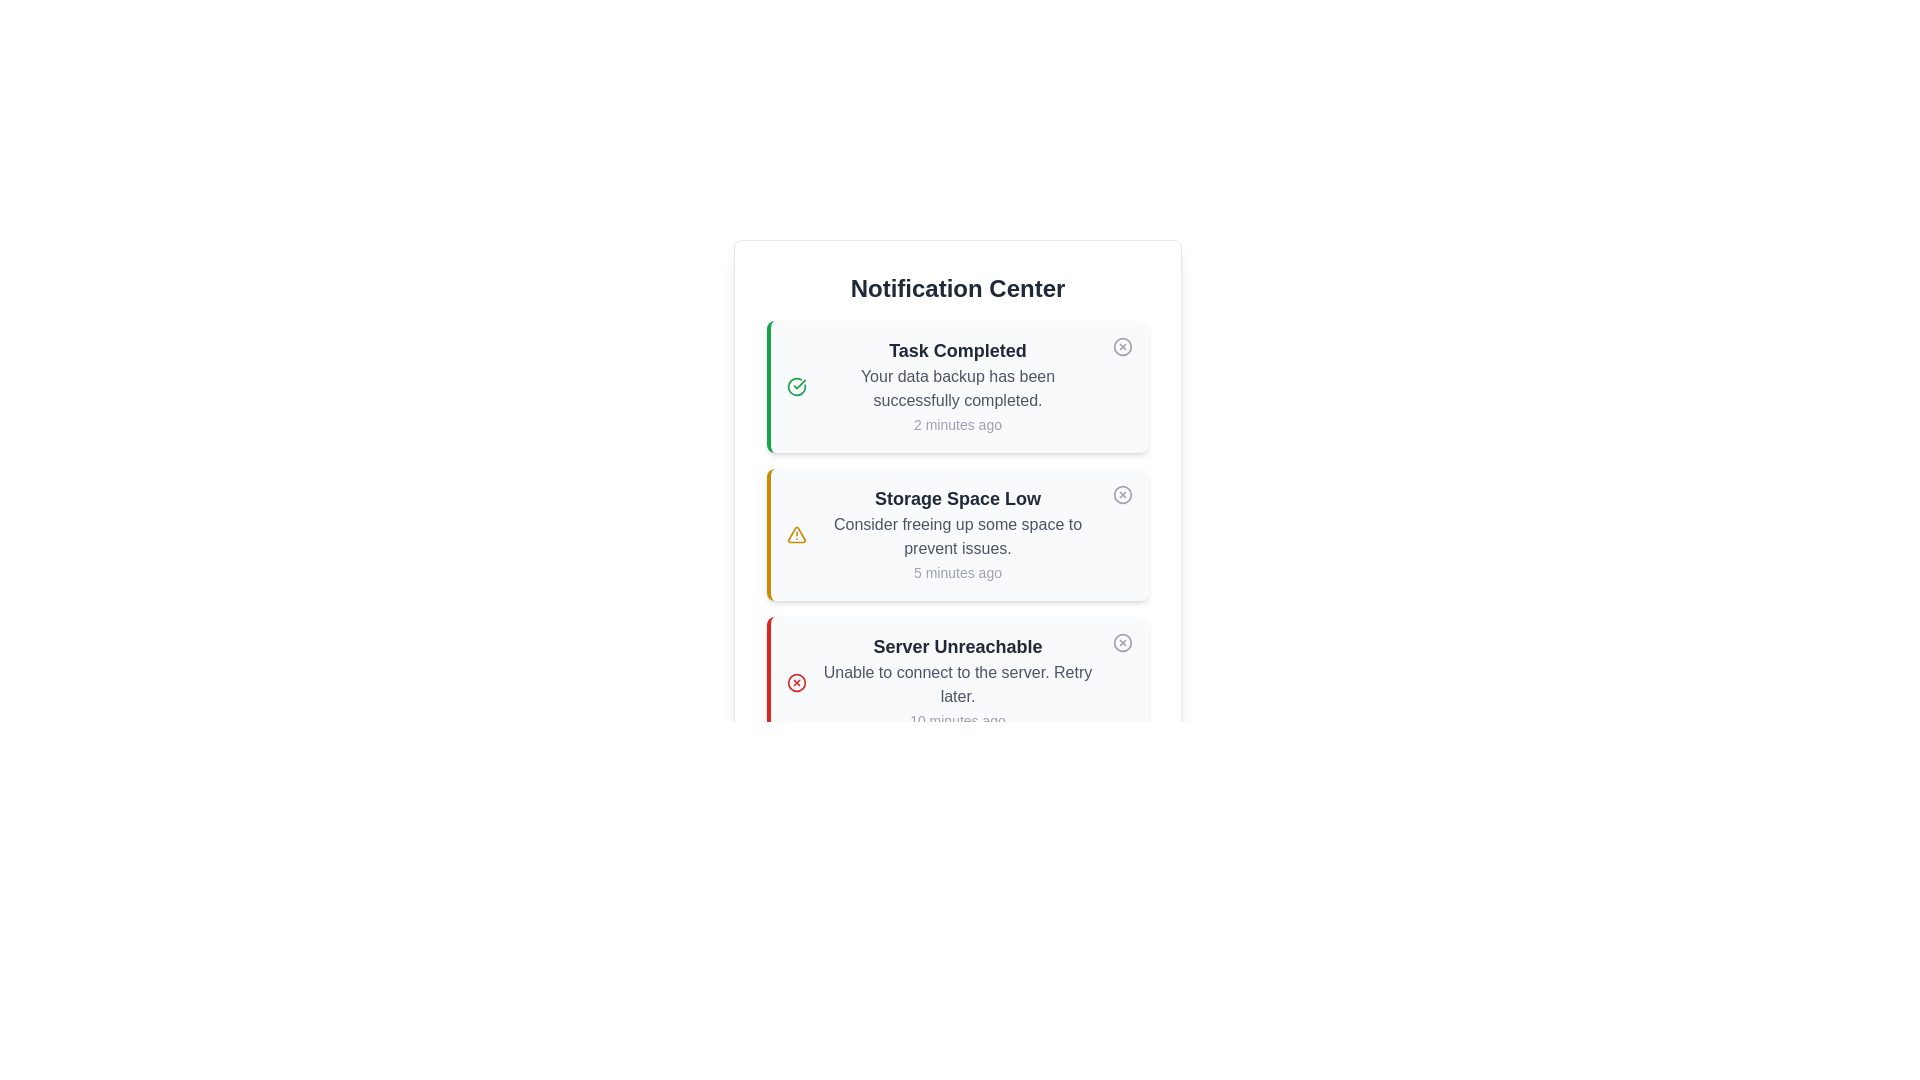  I want to click on the text label displaying 'Task Completed' which is prominently featured in a bold, large font style within the notification card, so click(957, 350).